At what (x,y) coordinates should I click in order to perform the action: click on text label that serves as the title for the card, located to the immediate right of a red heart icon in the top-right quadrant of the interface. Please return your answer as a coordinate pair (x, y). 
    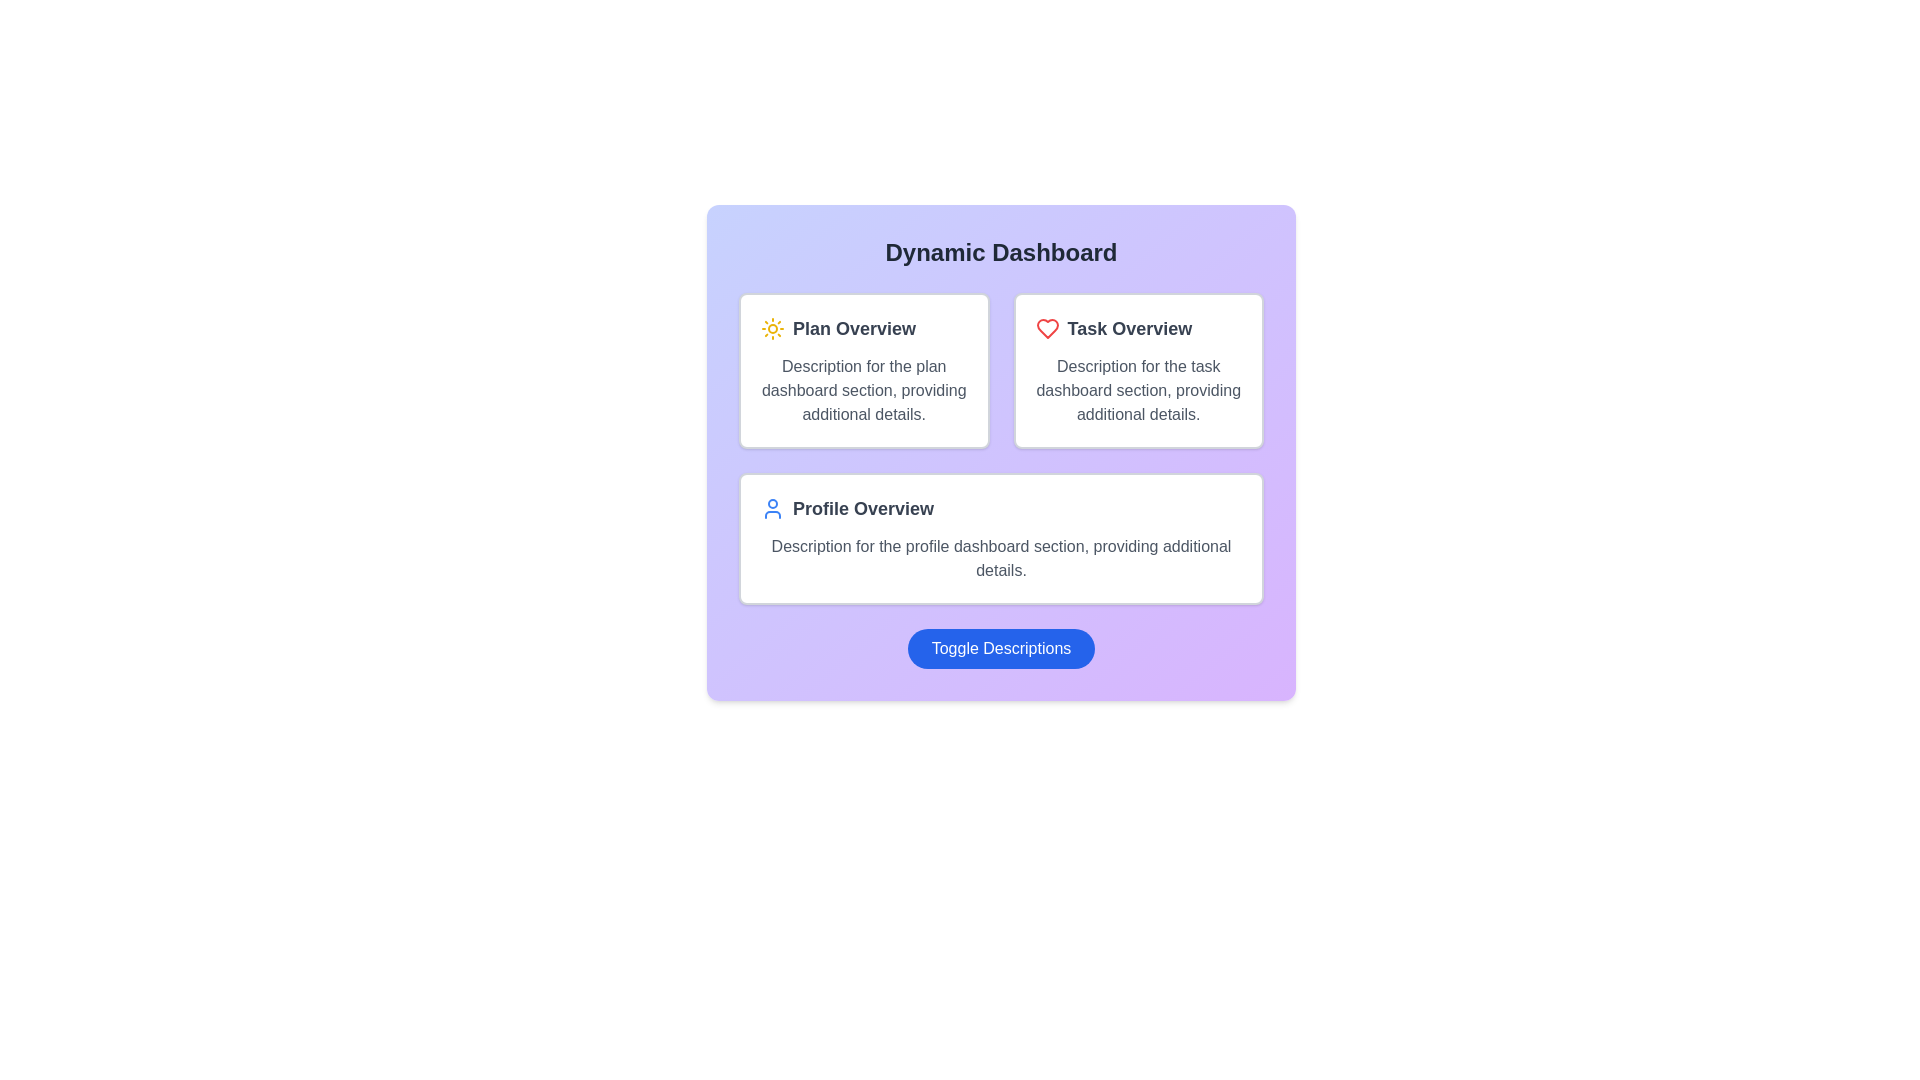
    Looking at the image, I should click on (1129, 327).